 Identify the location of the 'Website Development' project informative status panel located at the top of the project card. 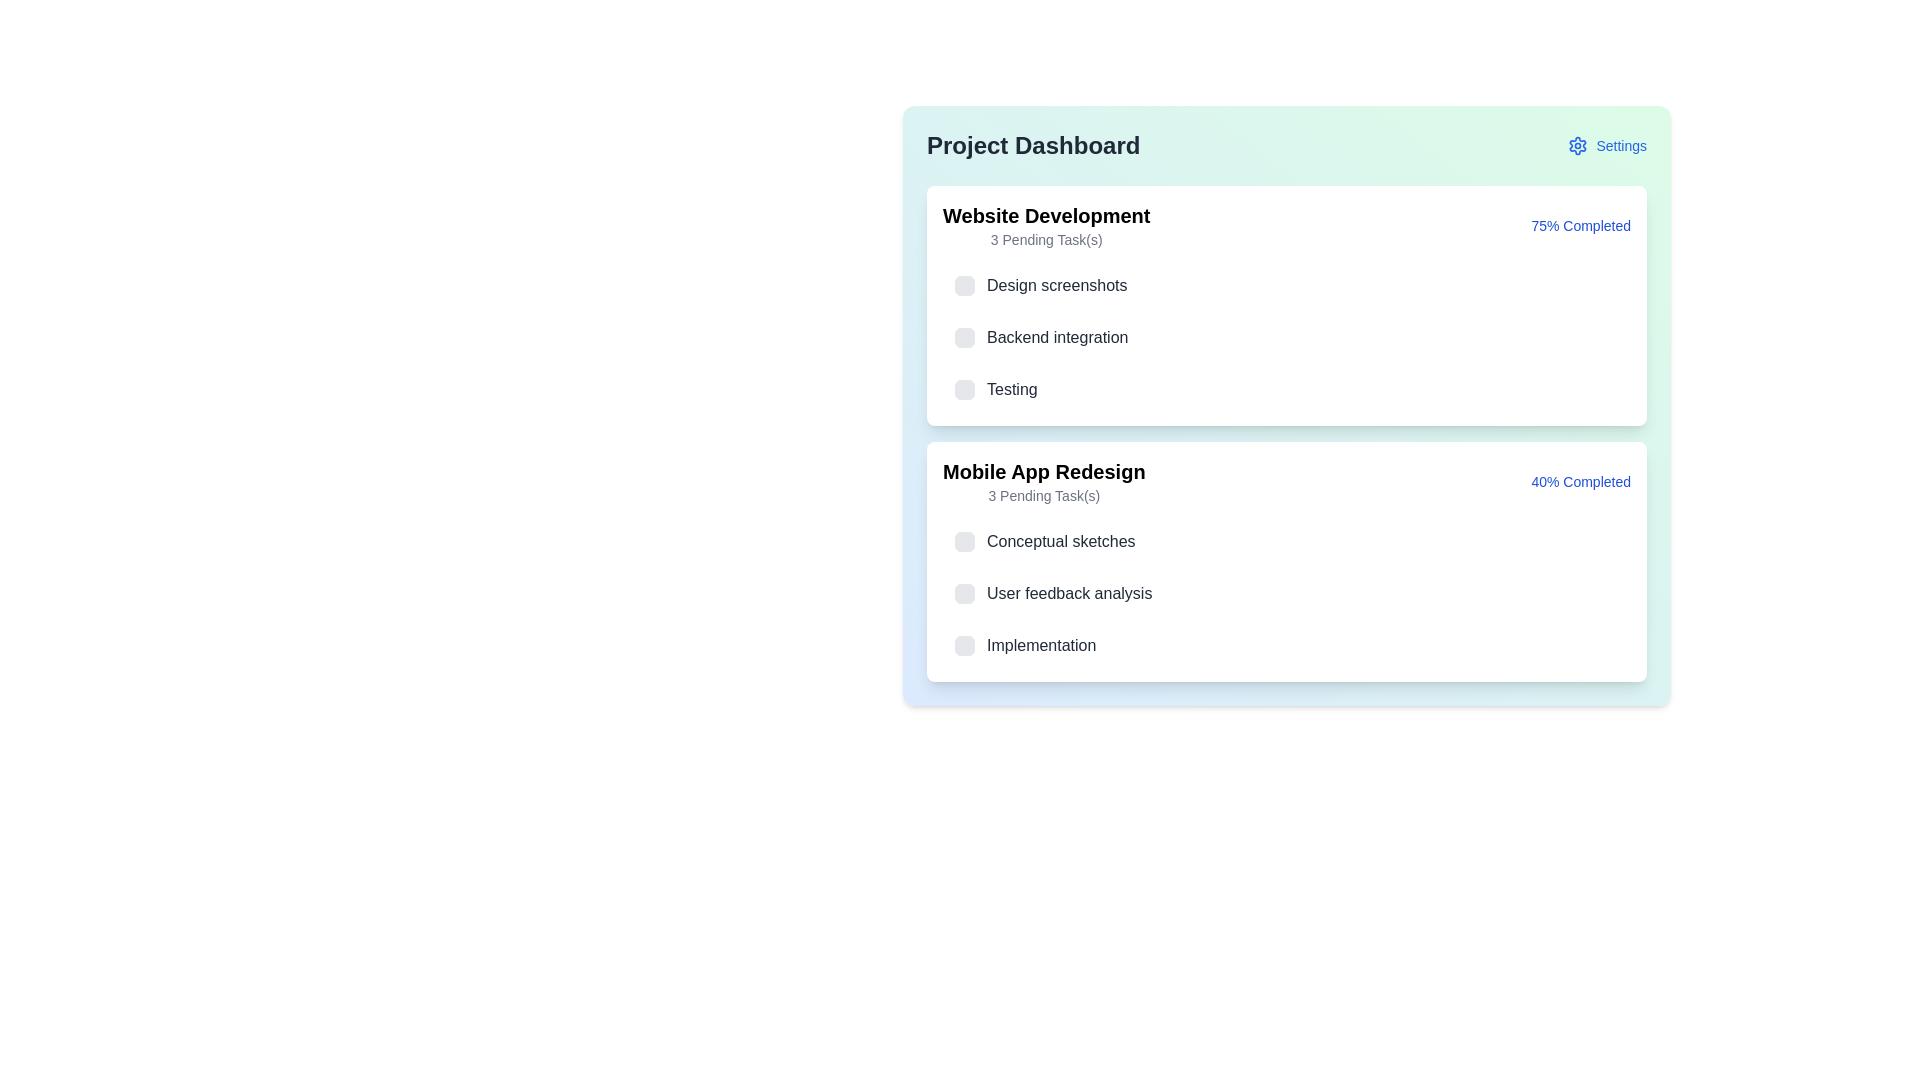
(1286, 225).